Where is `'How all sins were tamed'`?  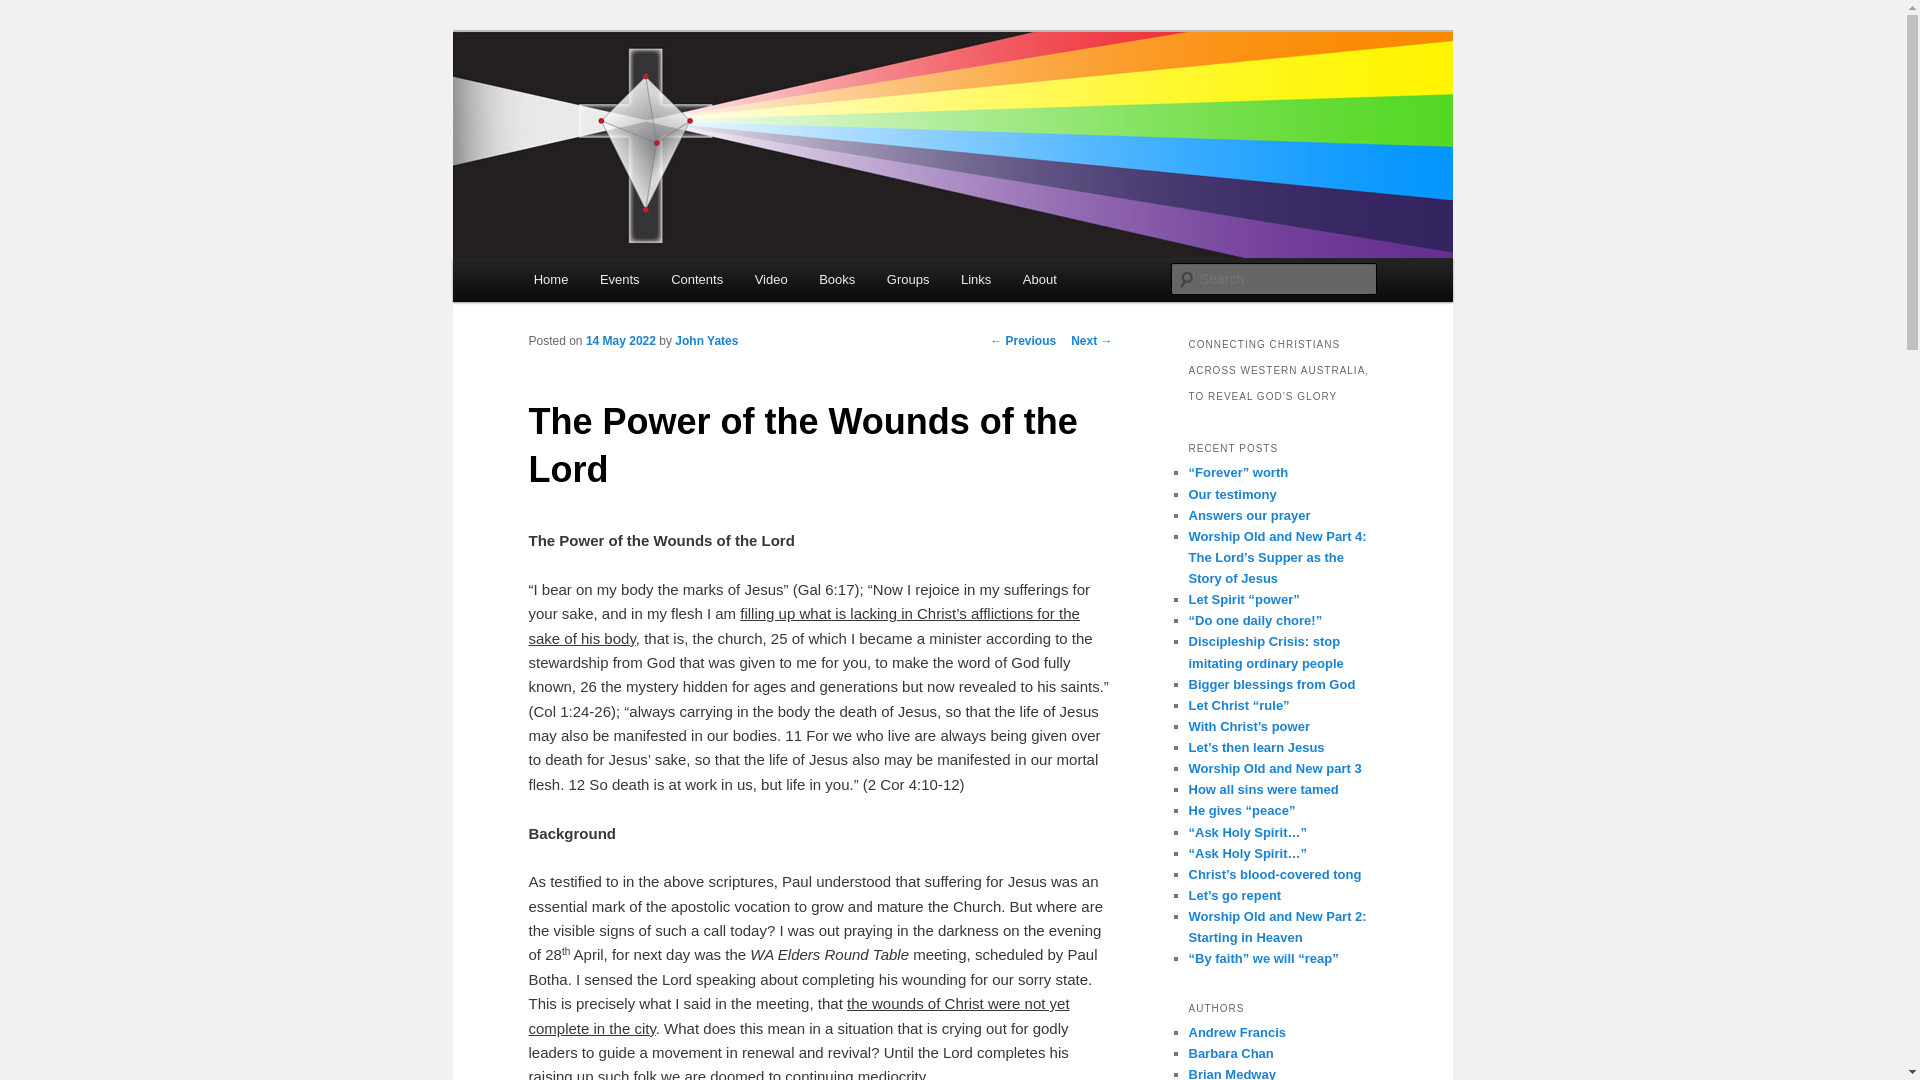 'How all sins were tamed' is located at coordinates (1261, 788).